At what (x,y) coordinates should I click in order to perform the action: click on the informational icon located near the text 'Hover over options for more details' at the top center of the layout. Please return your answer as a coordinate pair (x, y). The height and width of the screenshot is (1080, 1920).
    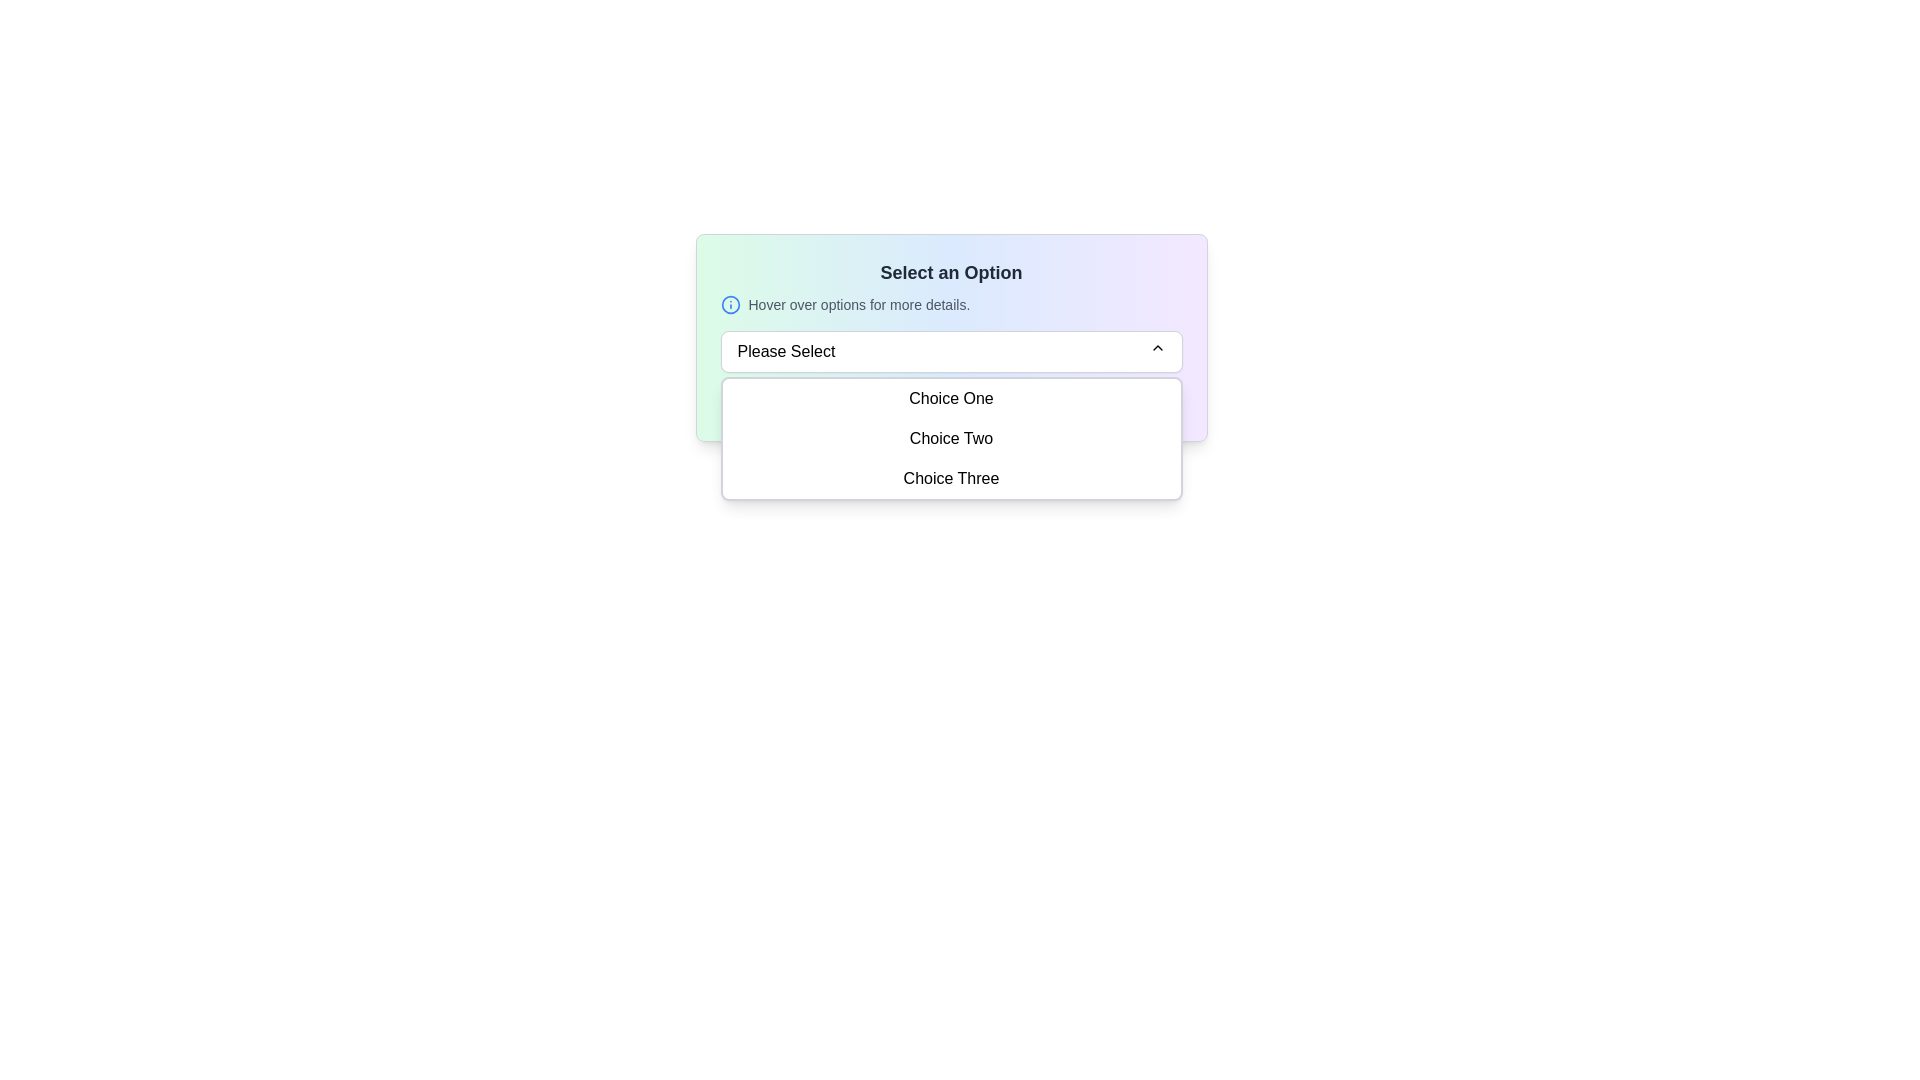
    Looking at the image, I should click on (729, 304).